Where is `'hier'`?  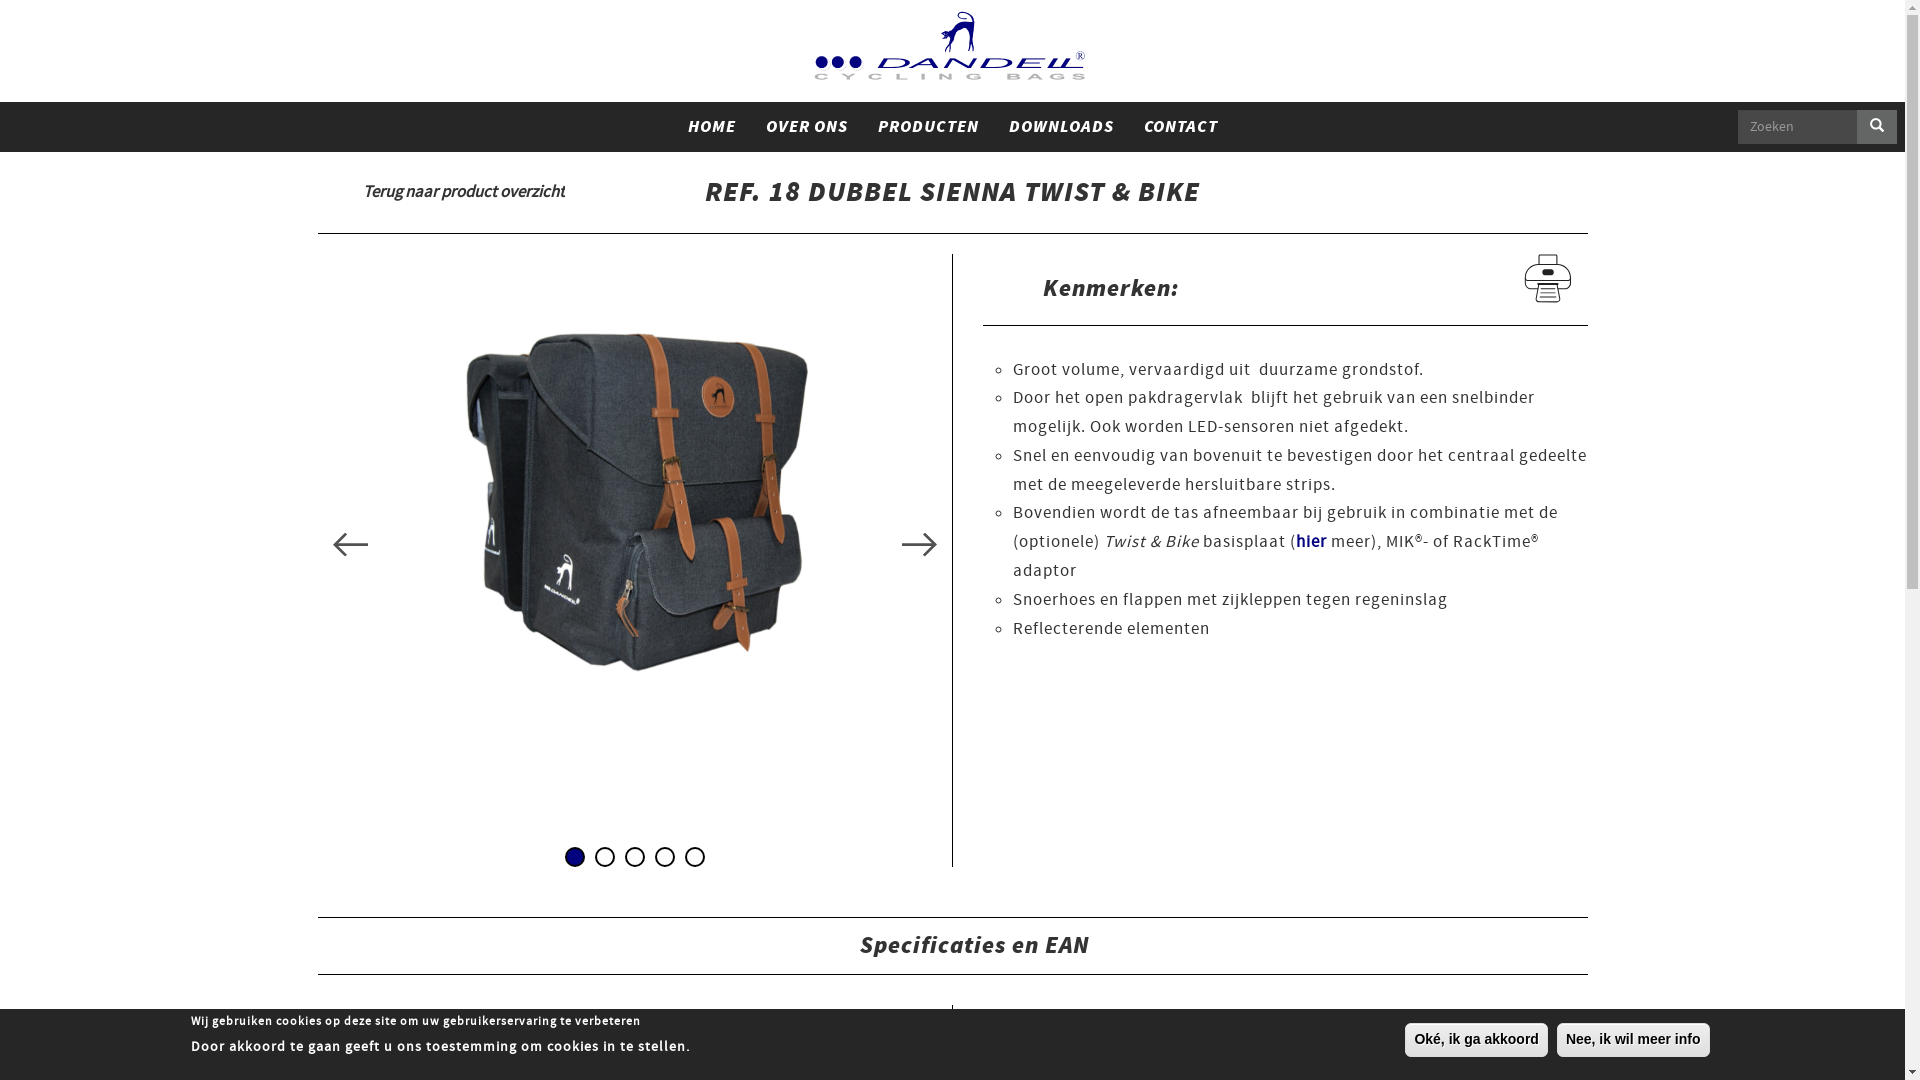 'hier' is located at coordinates (1311, 542).